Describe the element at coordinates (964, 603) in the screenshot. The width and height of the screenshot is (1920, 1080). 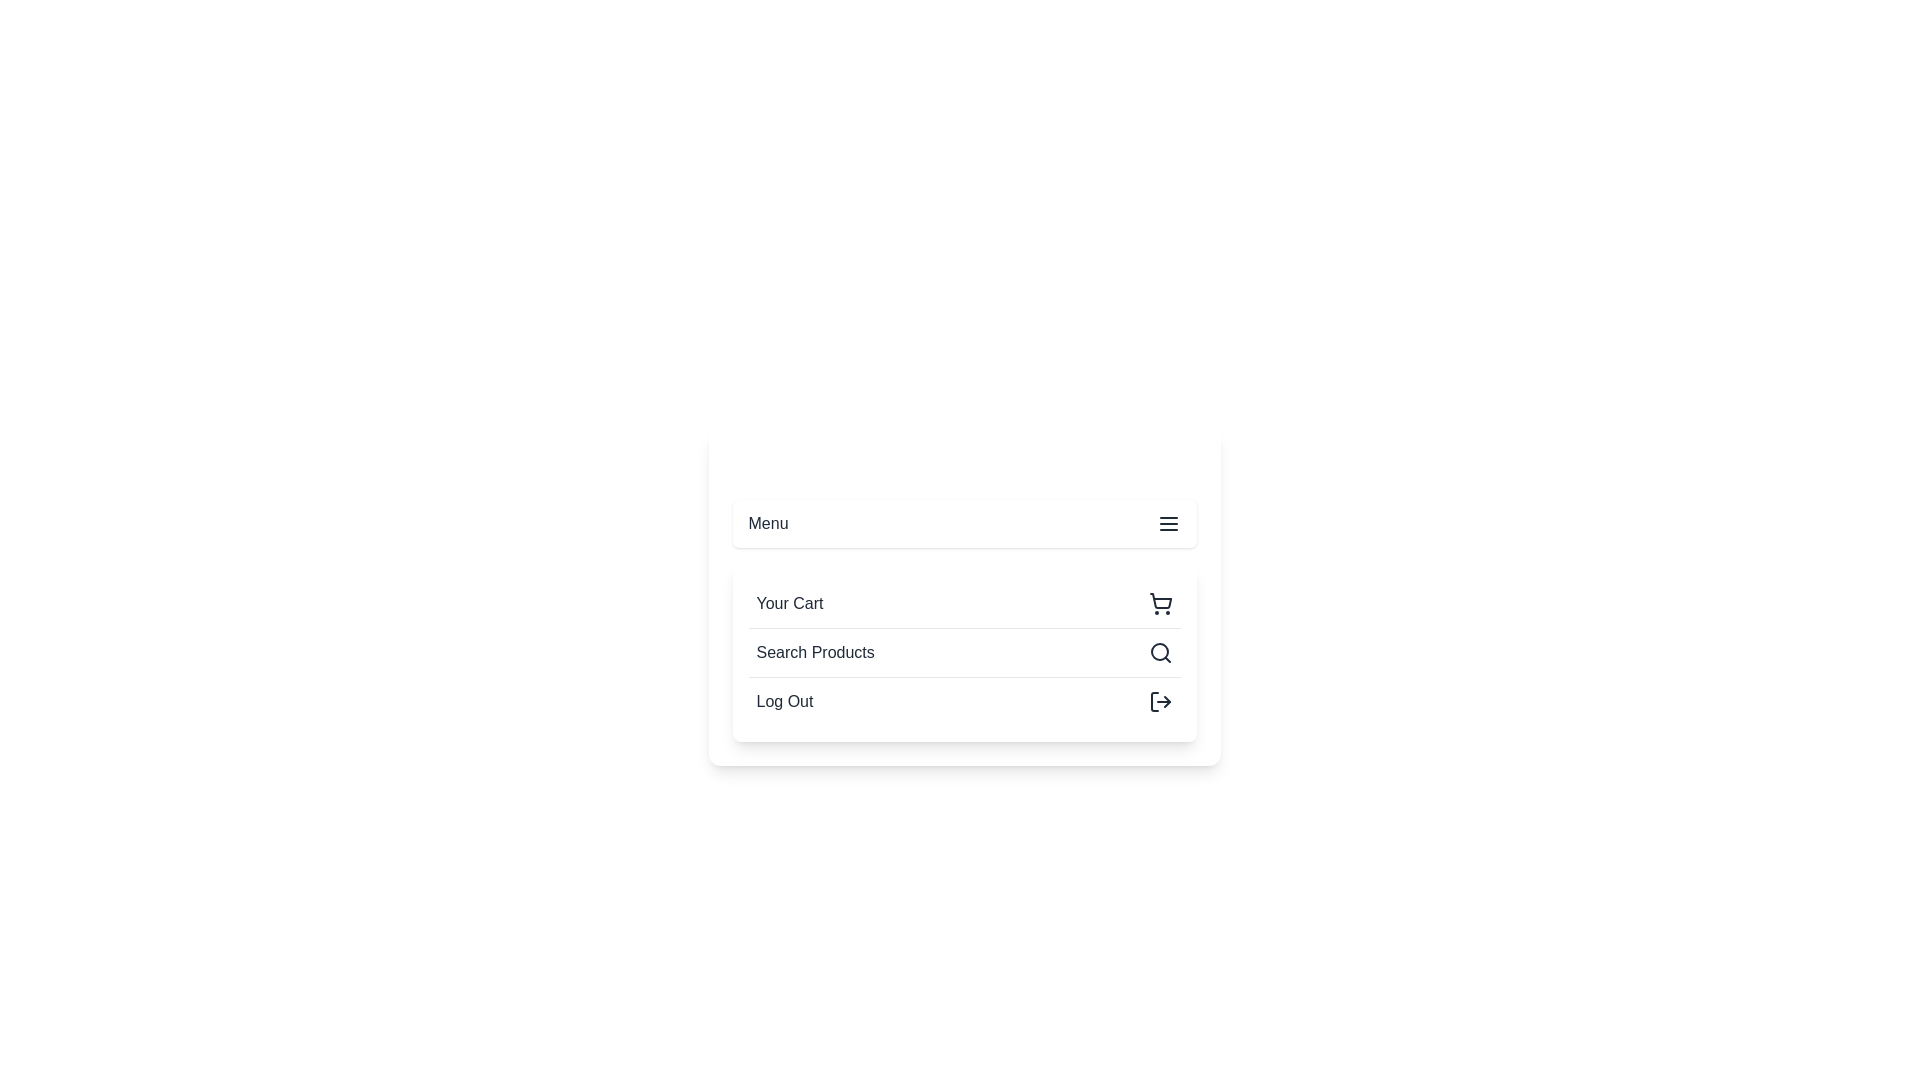
I see `the first item in the vertically stacked menu labeled 'Your Cart'` at that location.